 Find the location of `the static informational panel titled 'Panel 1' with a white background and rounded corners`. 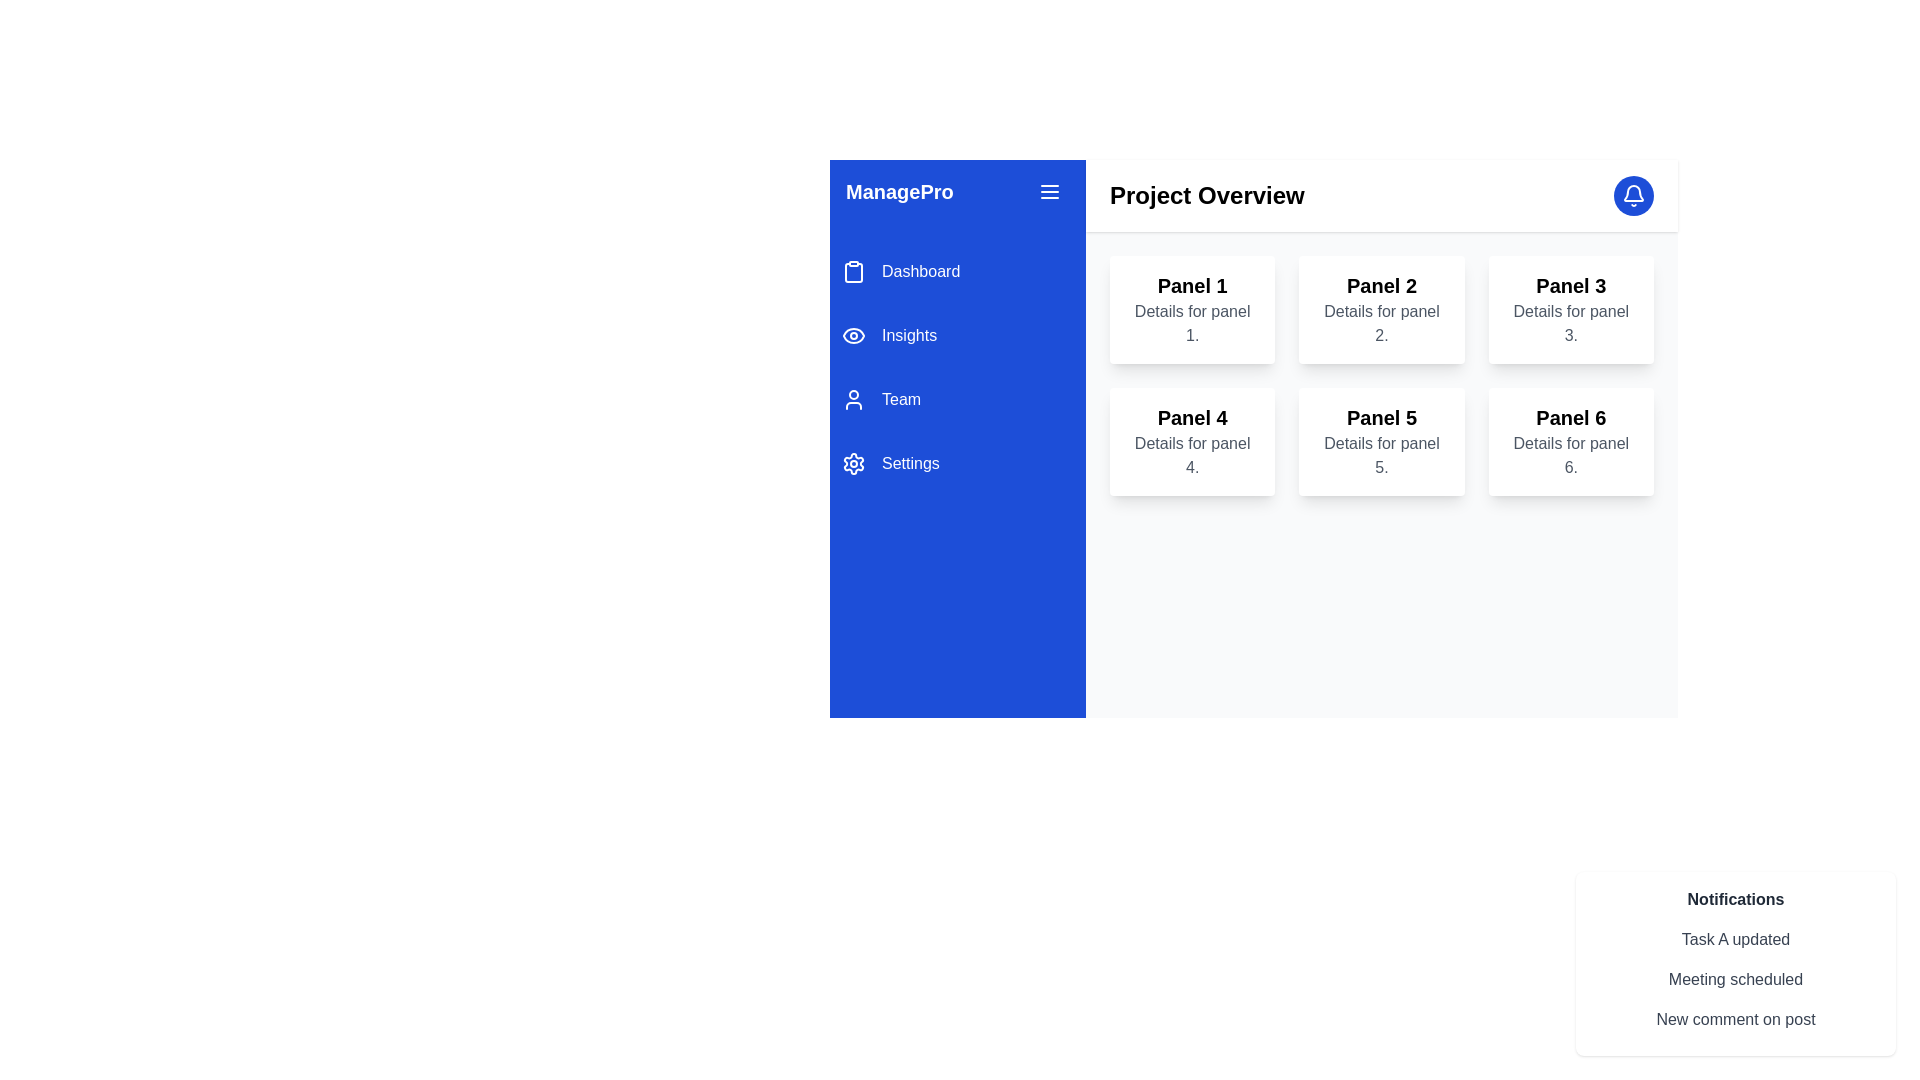

the static informational panel titled 'Panel 1' with a white background and rounded corners is located at coordinates (1192, 309).